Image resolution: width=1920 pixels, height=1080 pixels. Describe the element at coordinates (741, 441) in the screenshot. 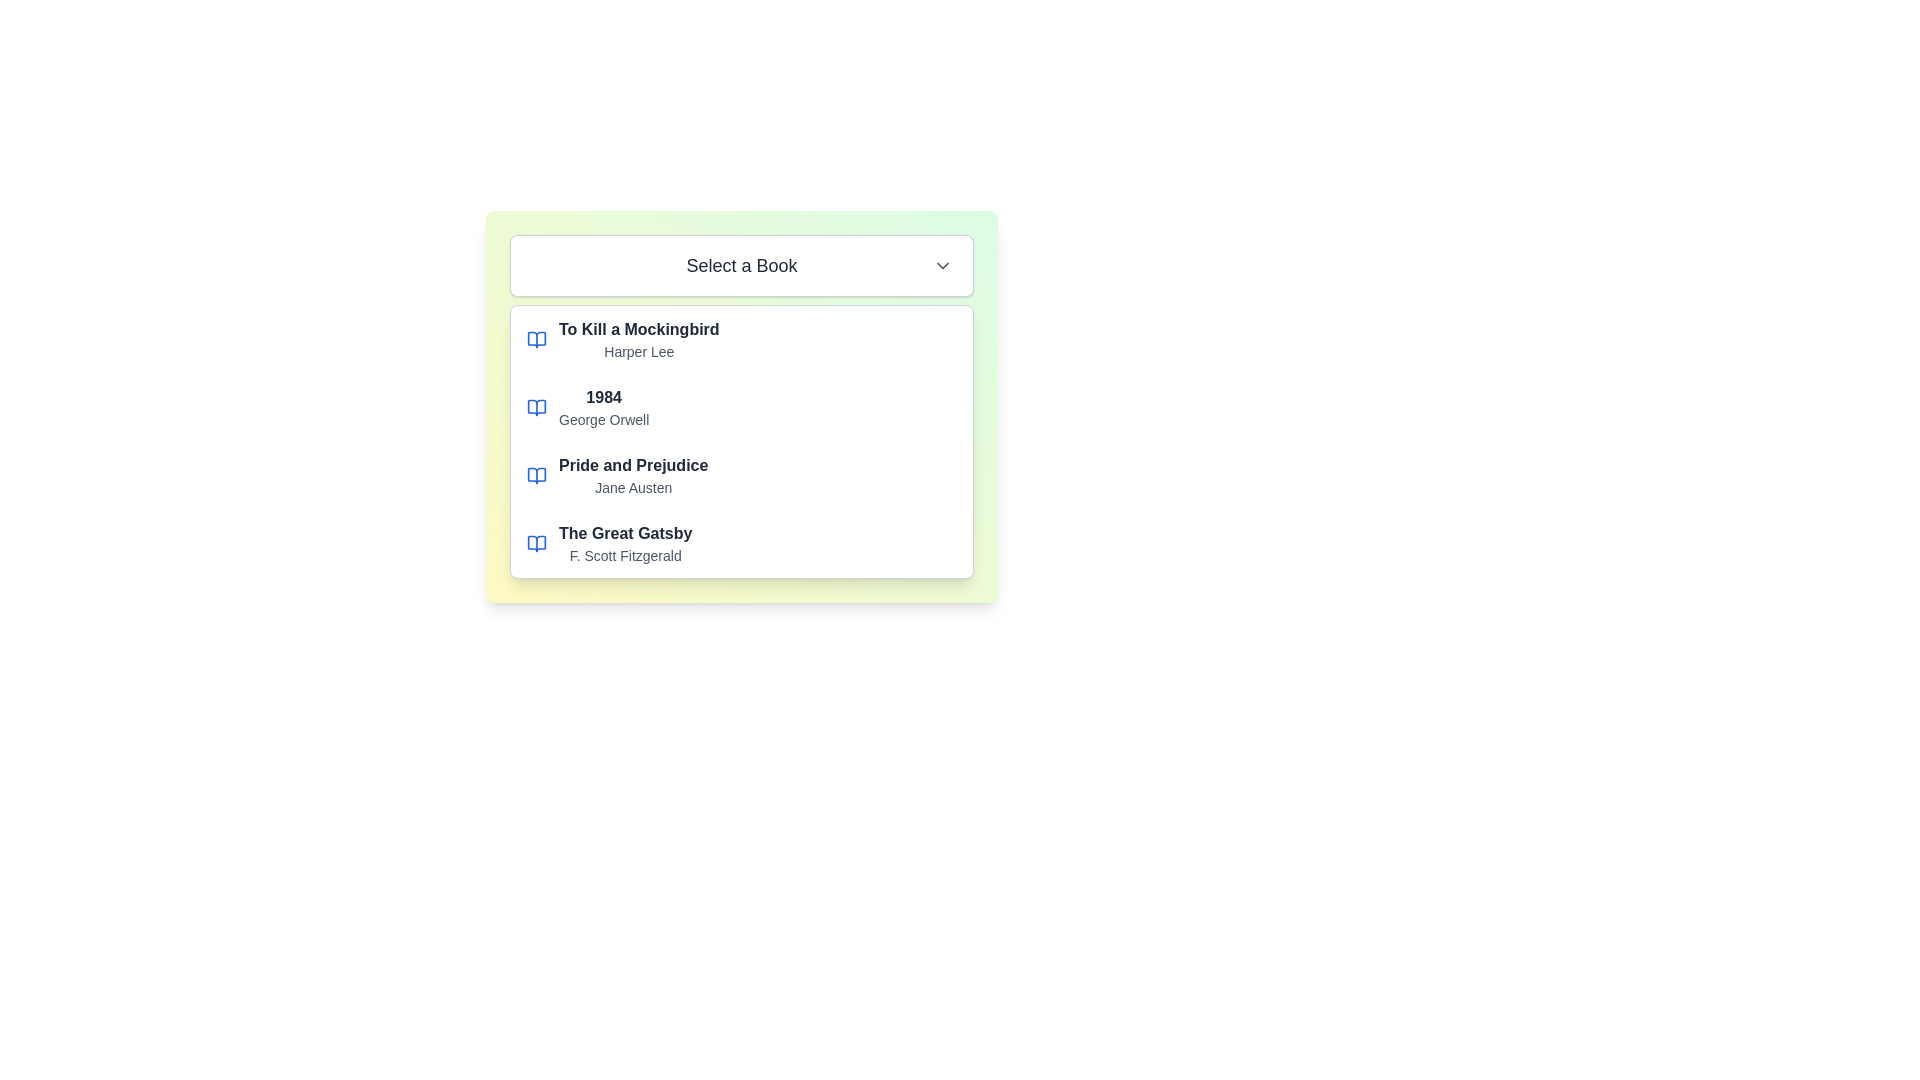

I see `the menu/list that provides book titles and authors located within the 'Select a Book' box` at that location.